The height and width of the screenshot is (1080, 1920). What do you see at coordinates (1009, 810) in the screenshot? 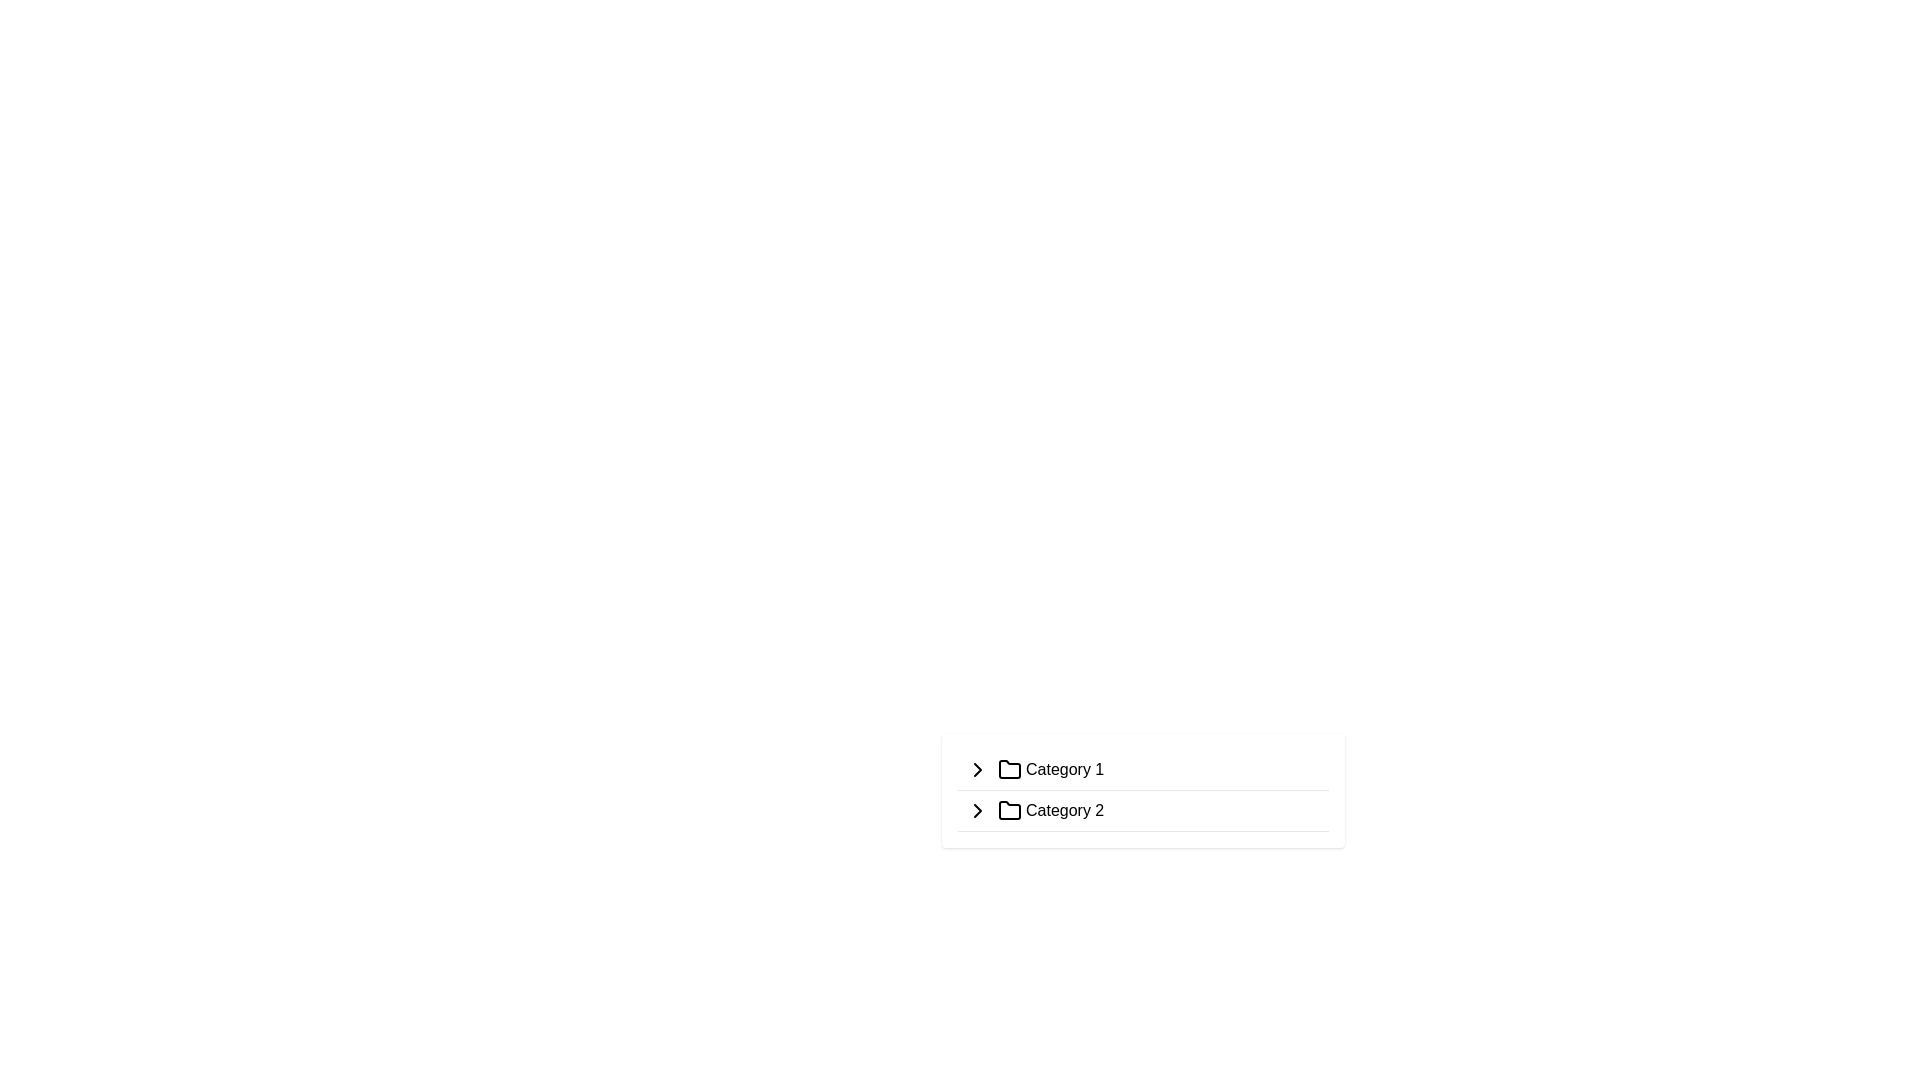
I see `the 'Category 2' folder icon in the tree view interface, which is styled with a rounded rectangular shape and appears black in color` at bounding box center [1009, 810].